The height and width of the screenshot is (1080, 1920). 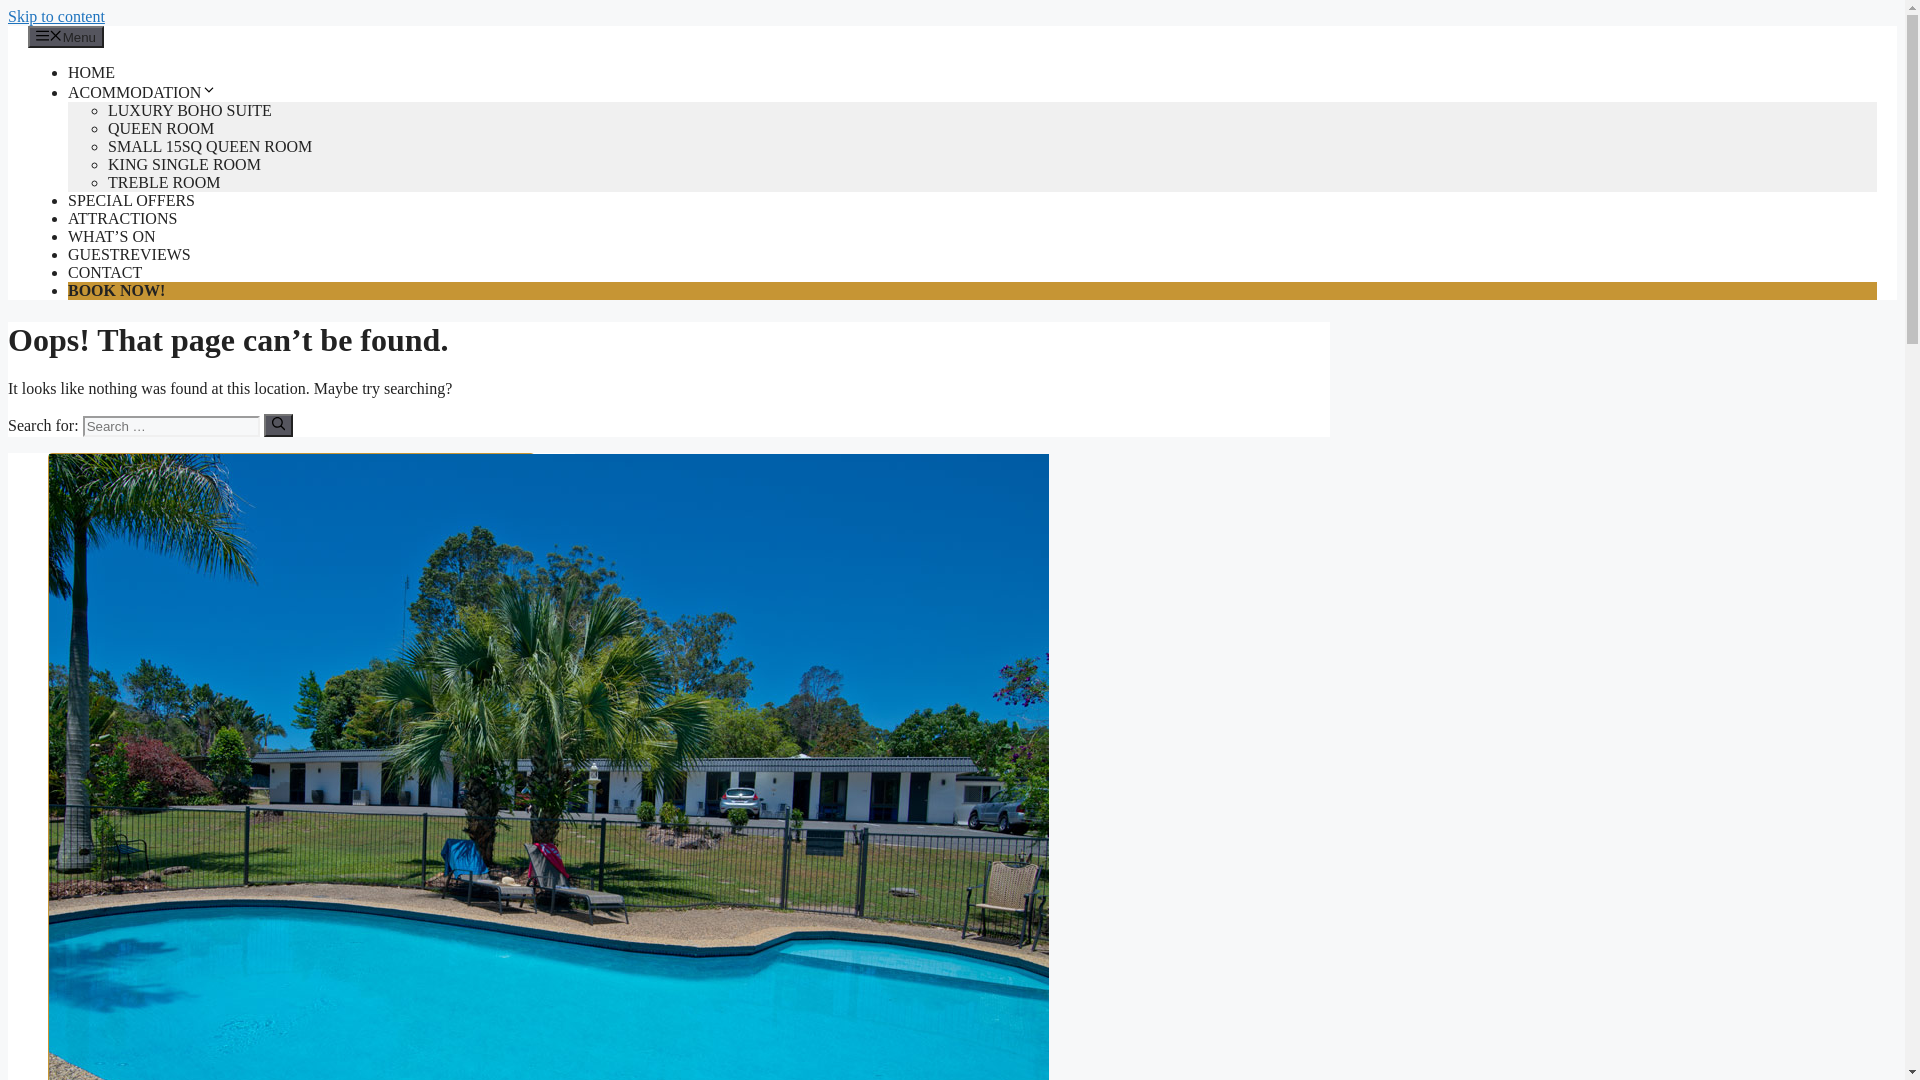 What do you see at coordinates (163, 182) in the screenshot?
I see `'TREBLE ROOM'` at bounding box center [163, 182].